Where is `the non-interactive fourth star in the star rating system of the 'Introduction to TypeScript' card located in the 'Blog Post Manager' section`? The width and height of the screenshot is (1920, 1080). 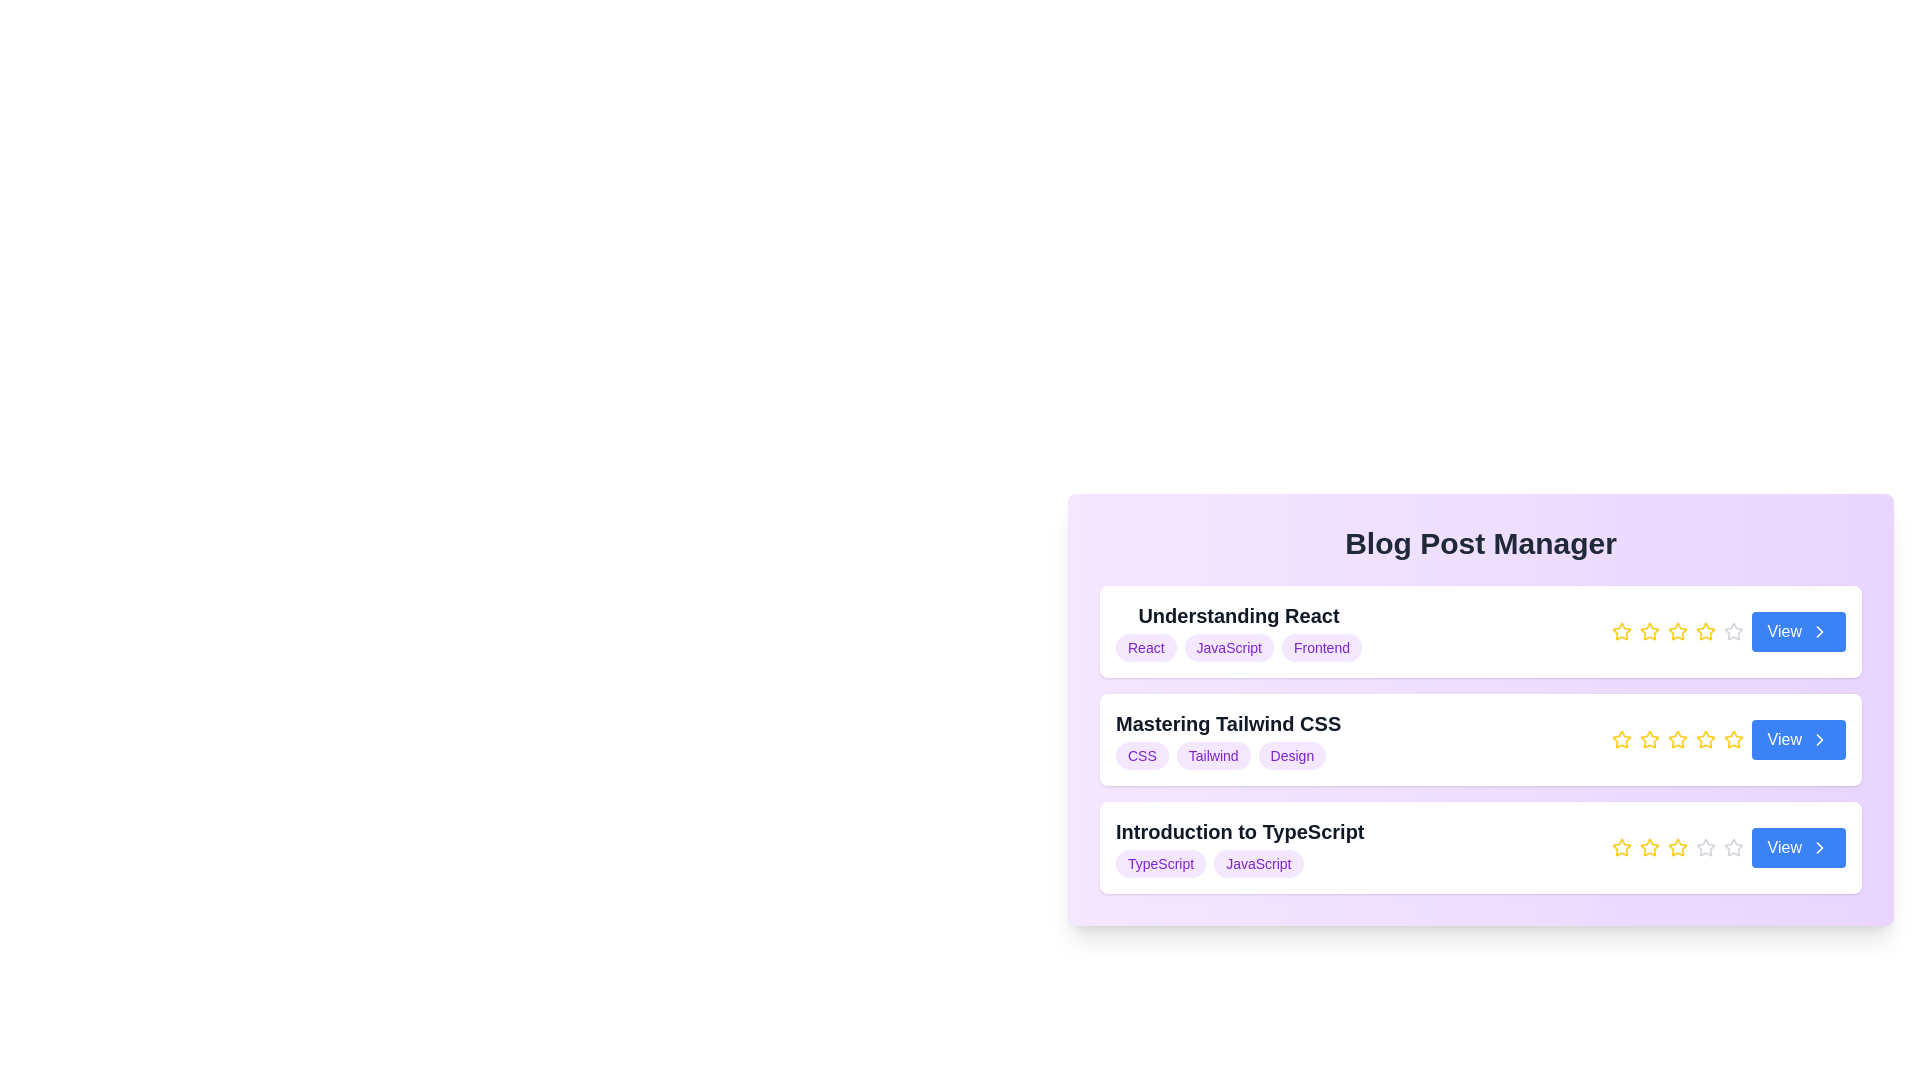 the non-interactive fourth star in the star rating system of the 'Introduction to TypeScript' card located in the 'Blog Post Manager' section is located at coordinates (1727, 848).